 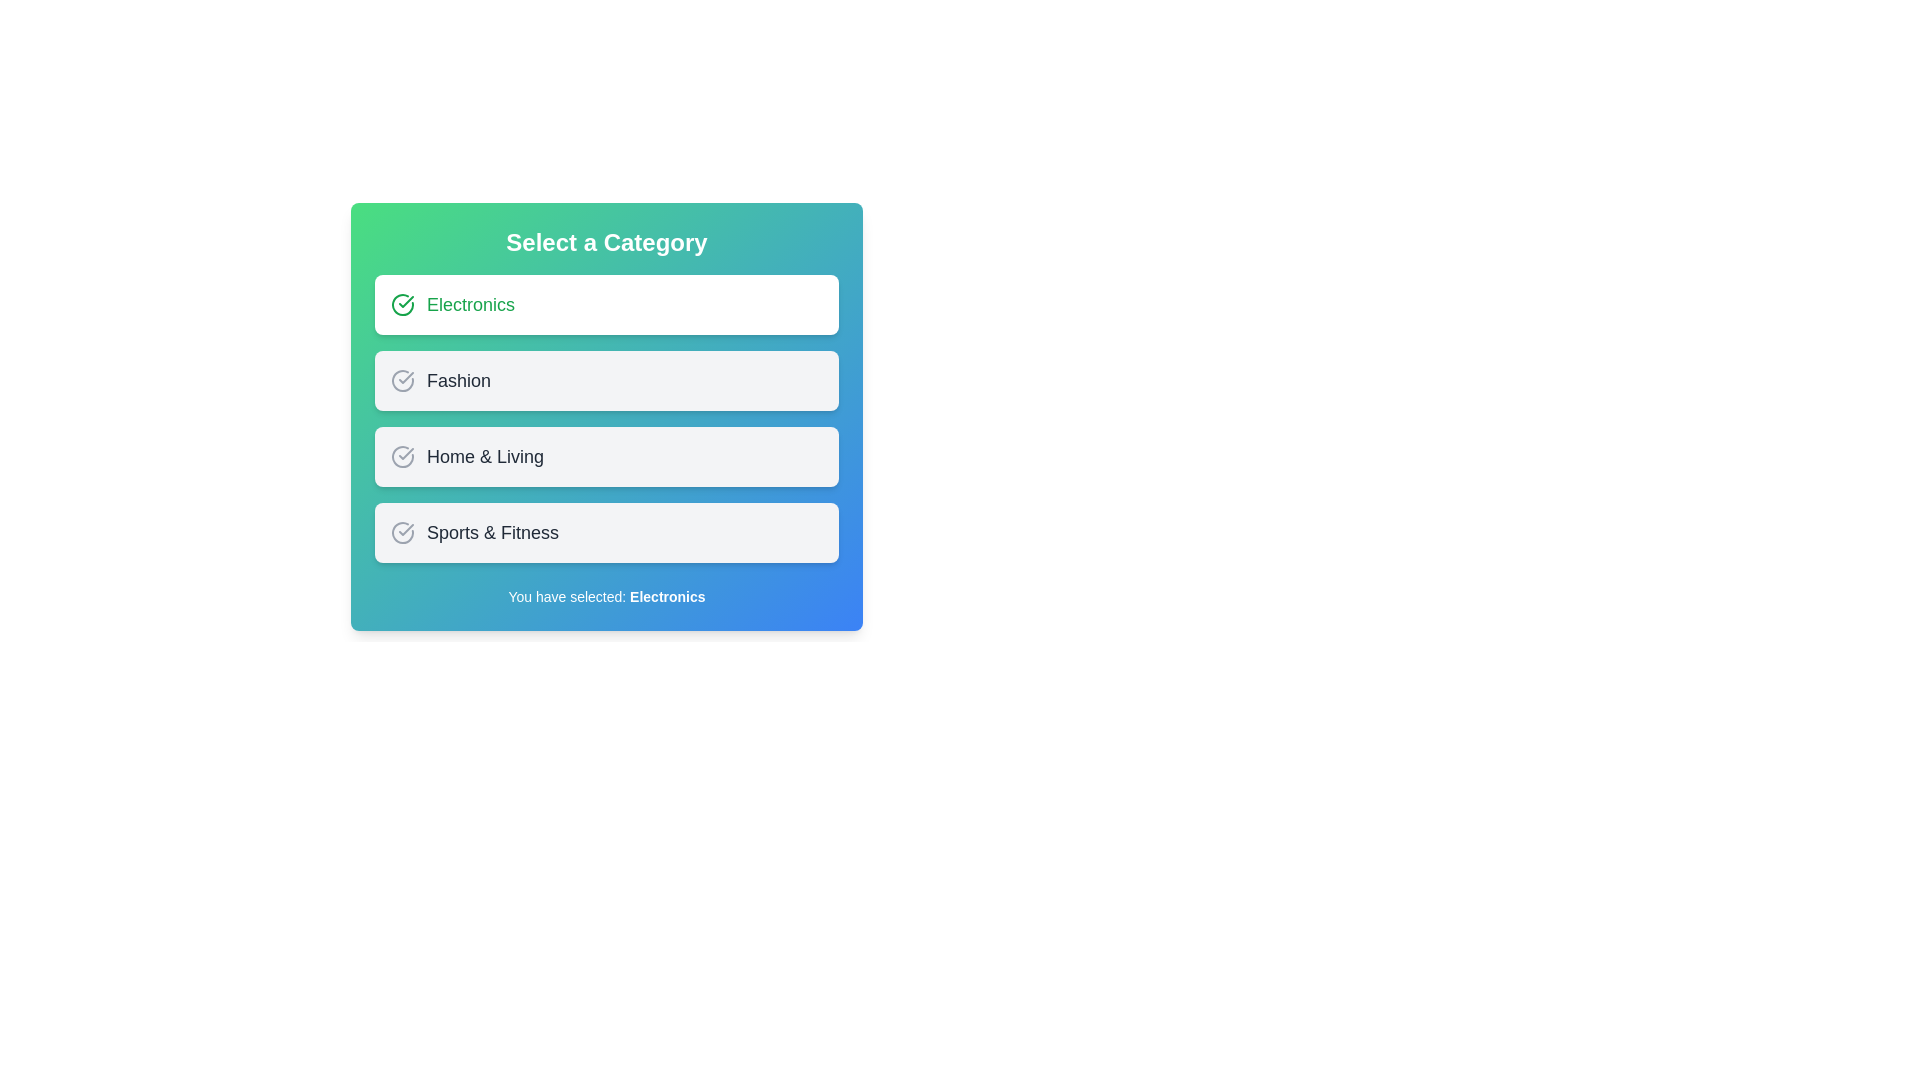 What do you see at coordinates (605, 456) in the screenshot?
I see `the 'Home & Living' button, which is a horizontally-aligned rectangular box with a light-gray background, located below the 'Fashion' option and above the 'Sports & Fitness' option in the menu` at bounding box center [605, 456].